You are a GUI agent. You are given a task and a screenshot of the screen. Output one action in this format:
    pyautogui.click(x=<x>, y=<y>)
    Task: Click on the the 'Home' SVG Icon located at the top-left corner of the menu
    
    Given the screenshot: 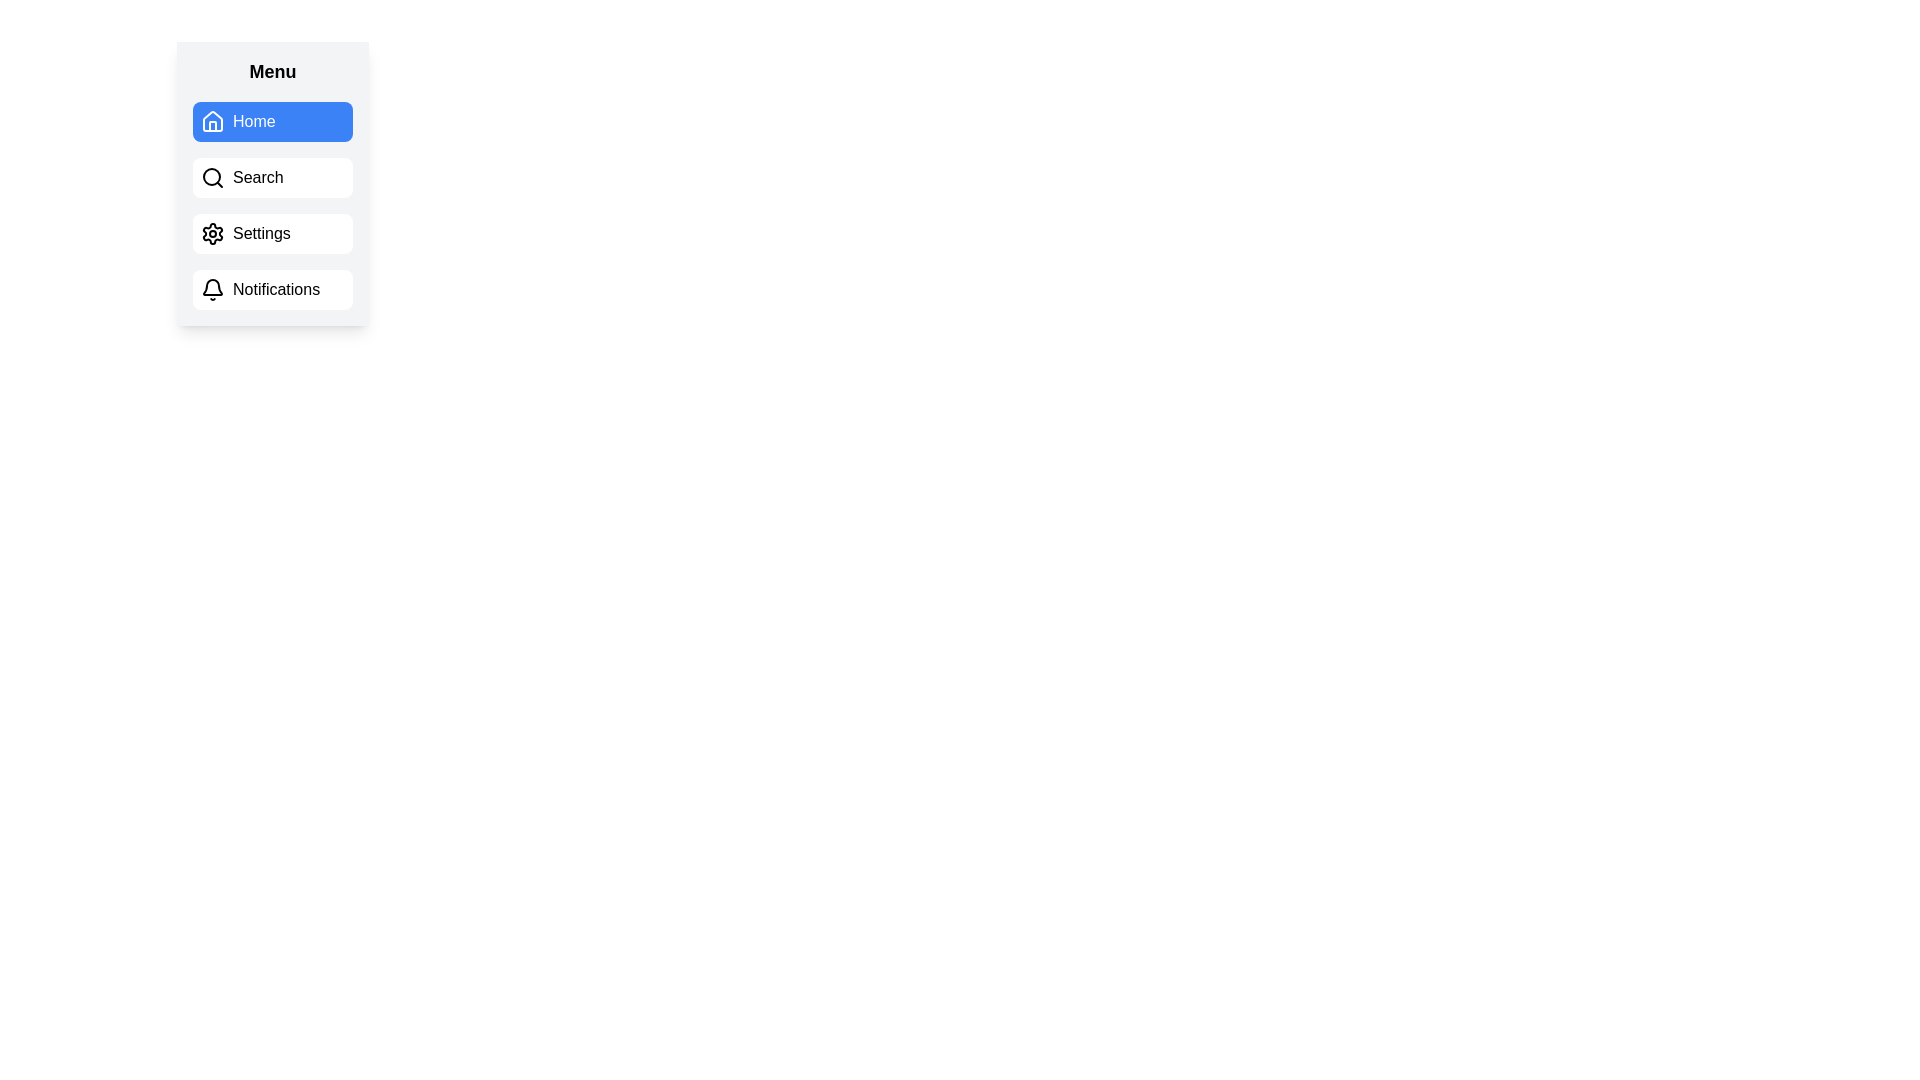 What is the action you would take?
    pyautogui.click(x=212, y=120)
    